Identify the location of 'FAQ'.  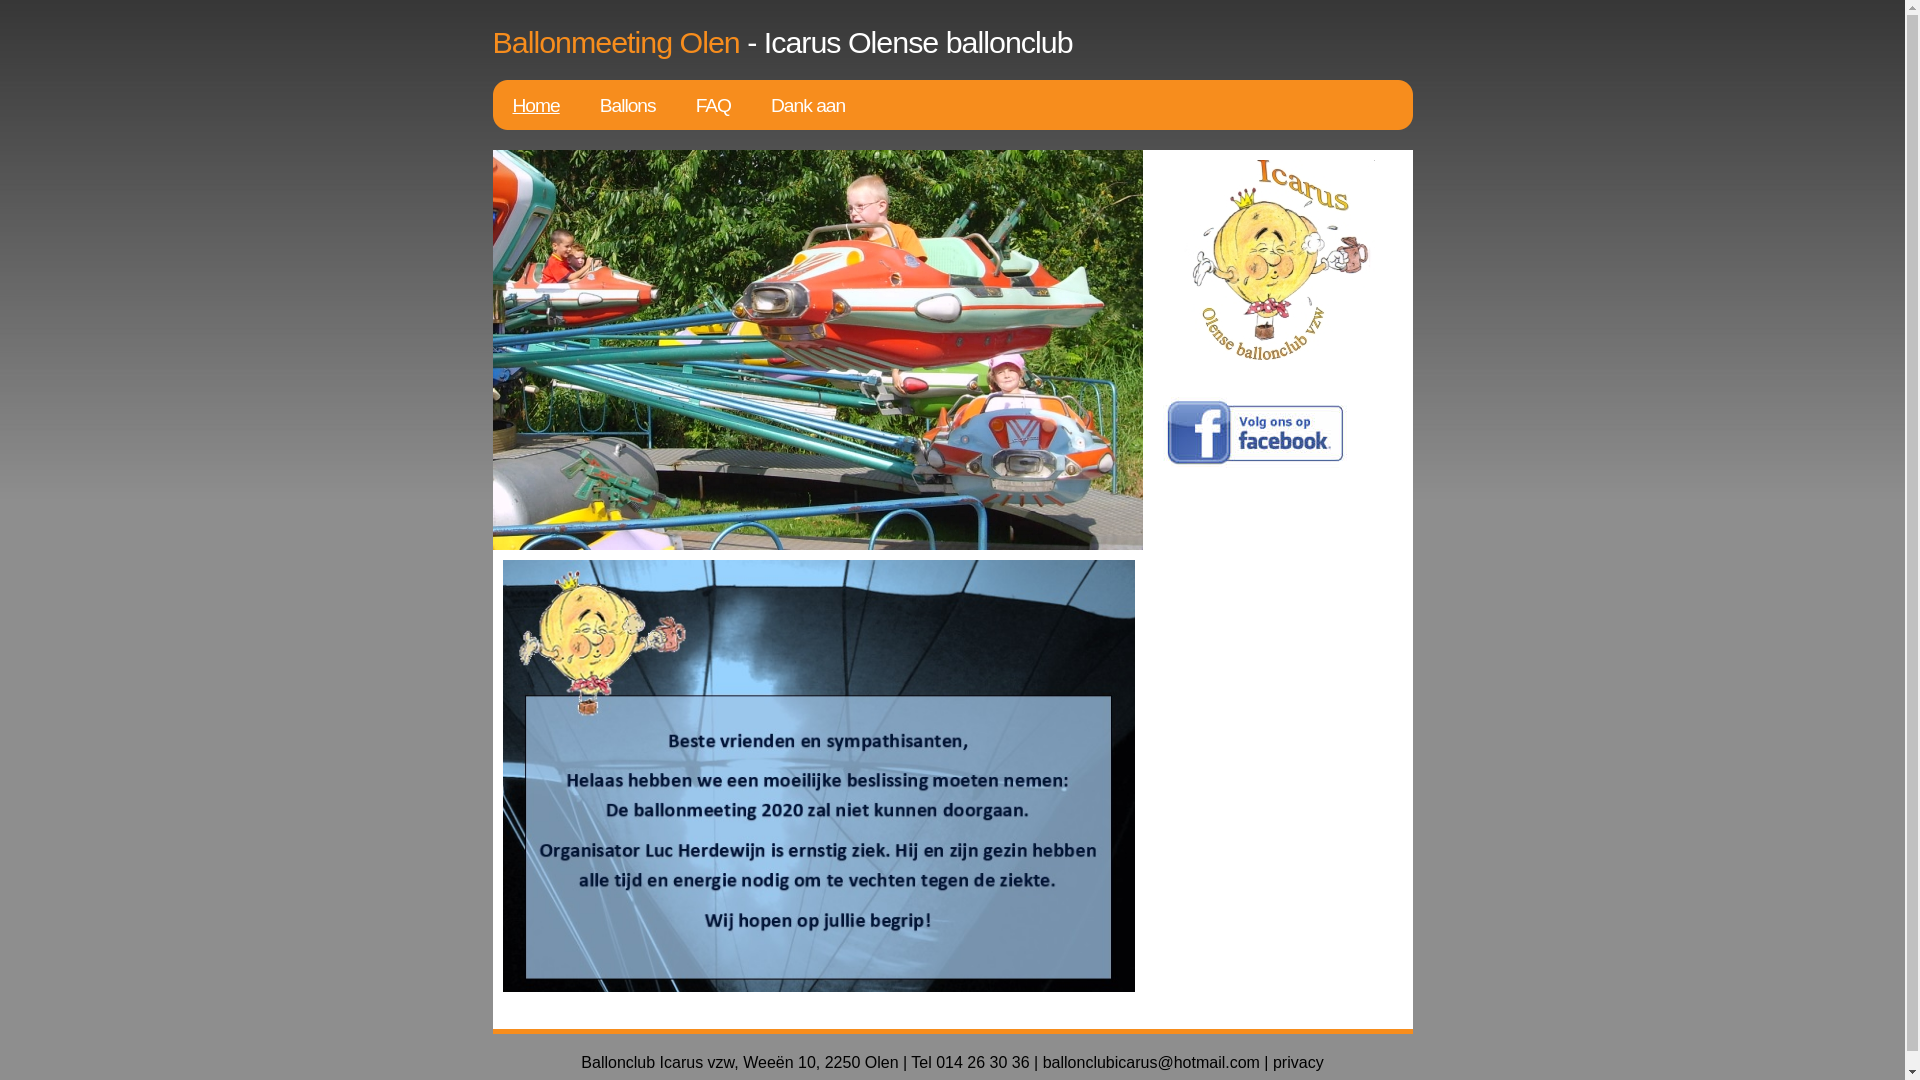
(713, 104).